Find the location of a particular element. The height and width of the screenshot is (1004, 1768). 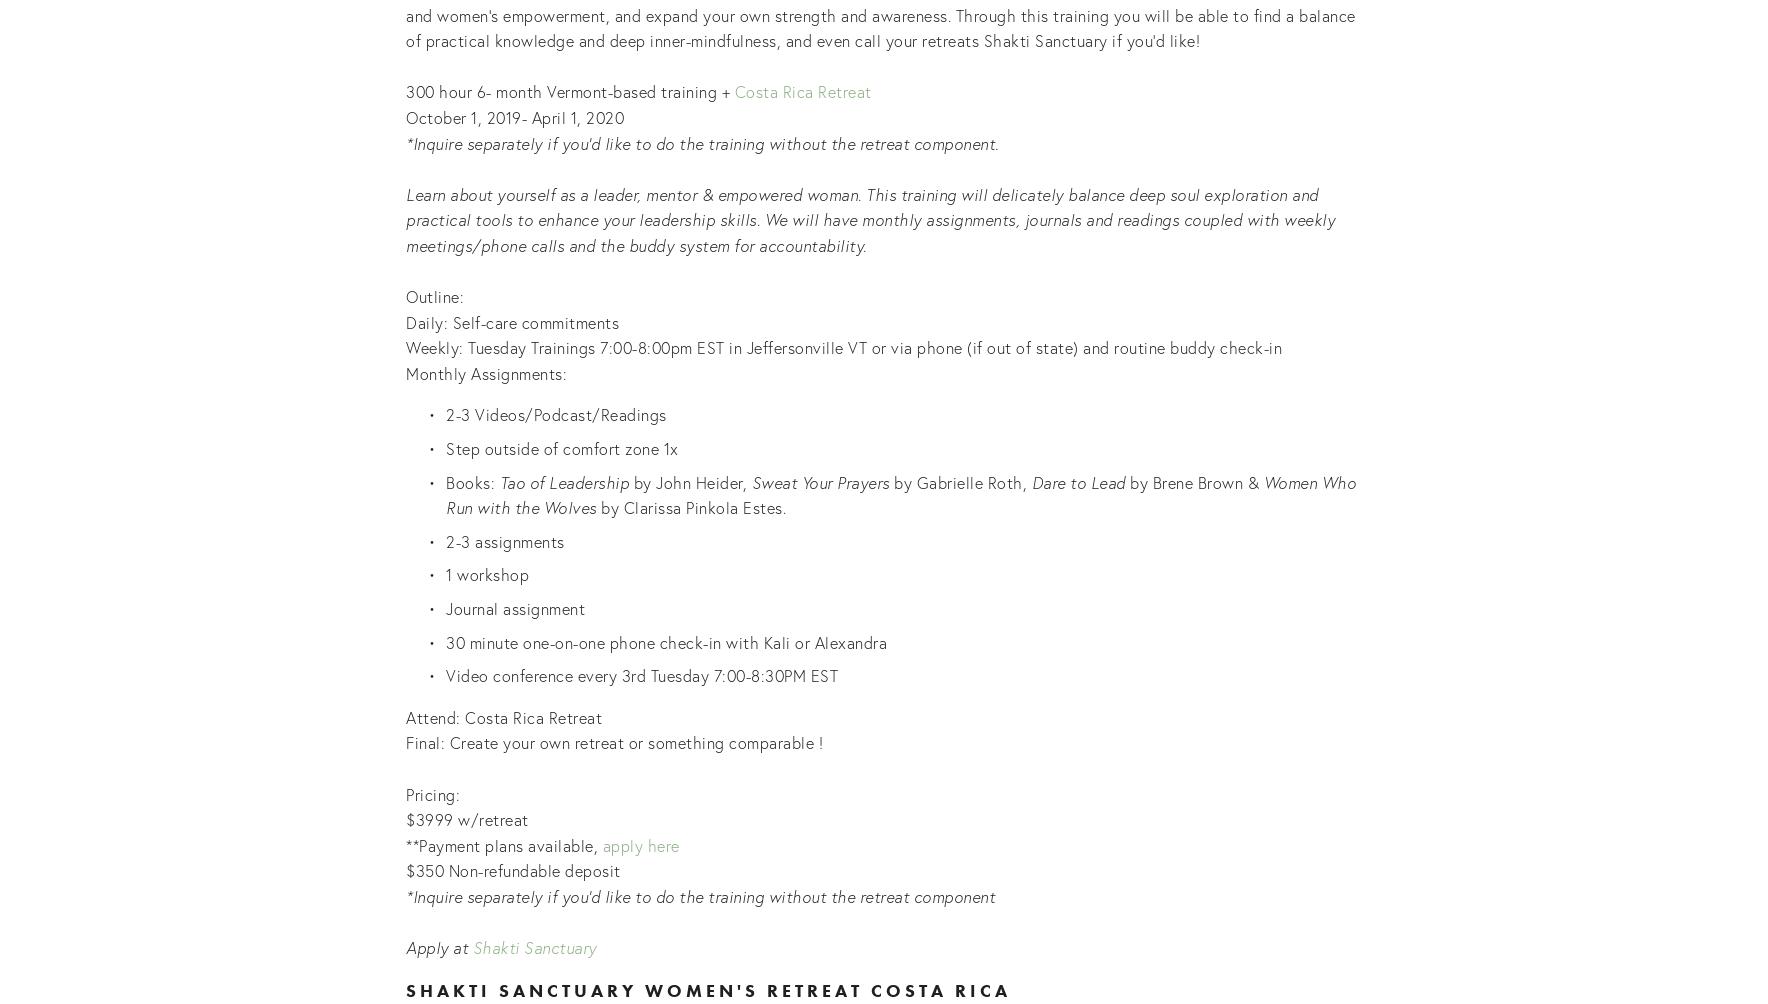

'October 1, 2019- April 1, 2020' is located at coordinates (515, 116).